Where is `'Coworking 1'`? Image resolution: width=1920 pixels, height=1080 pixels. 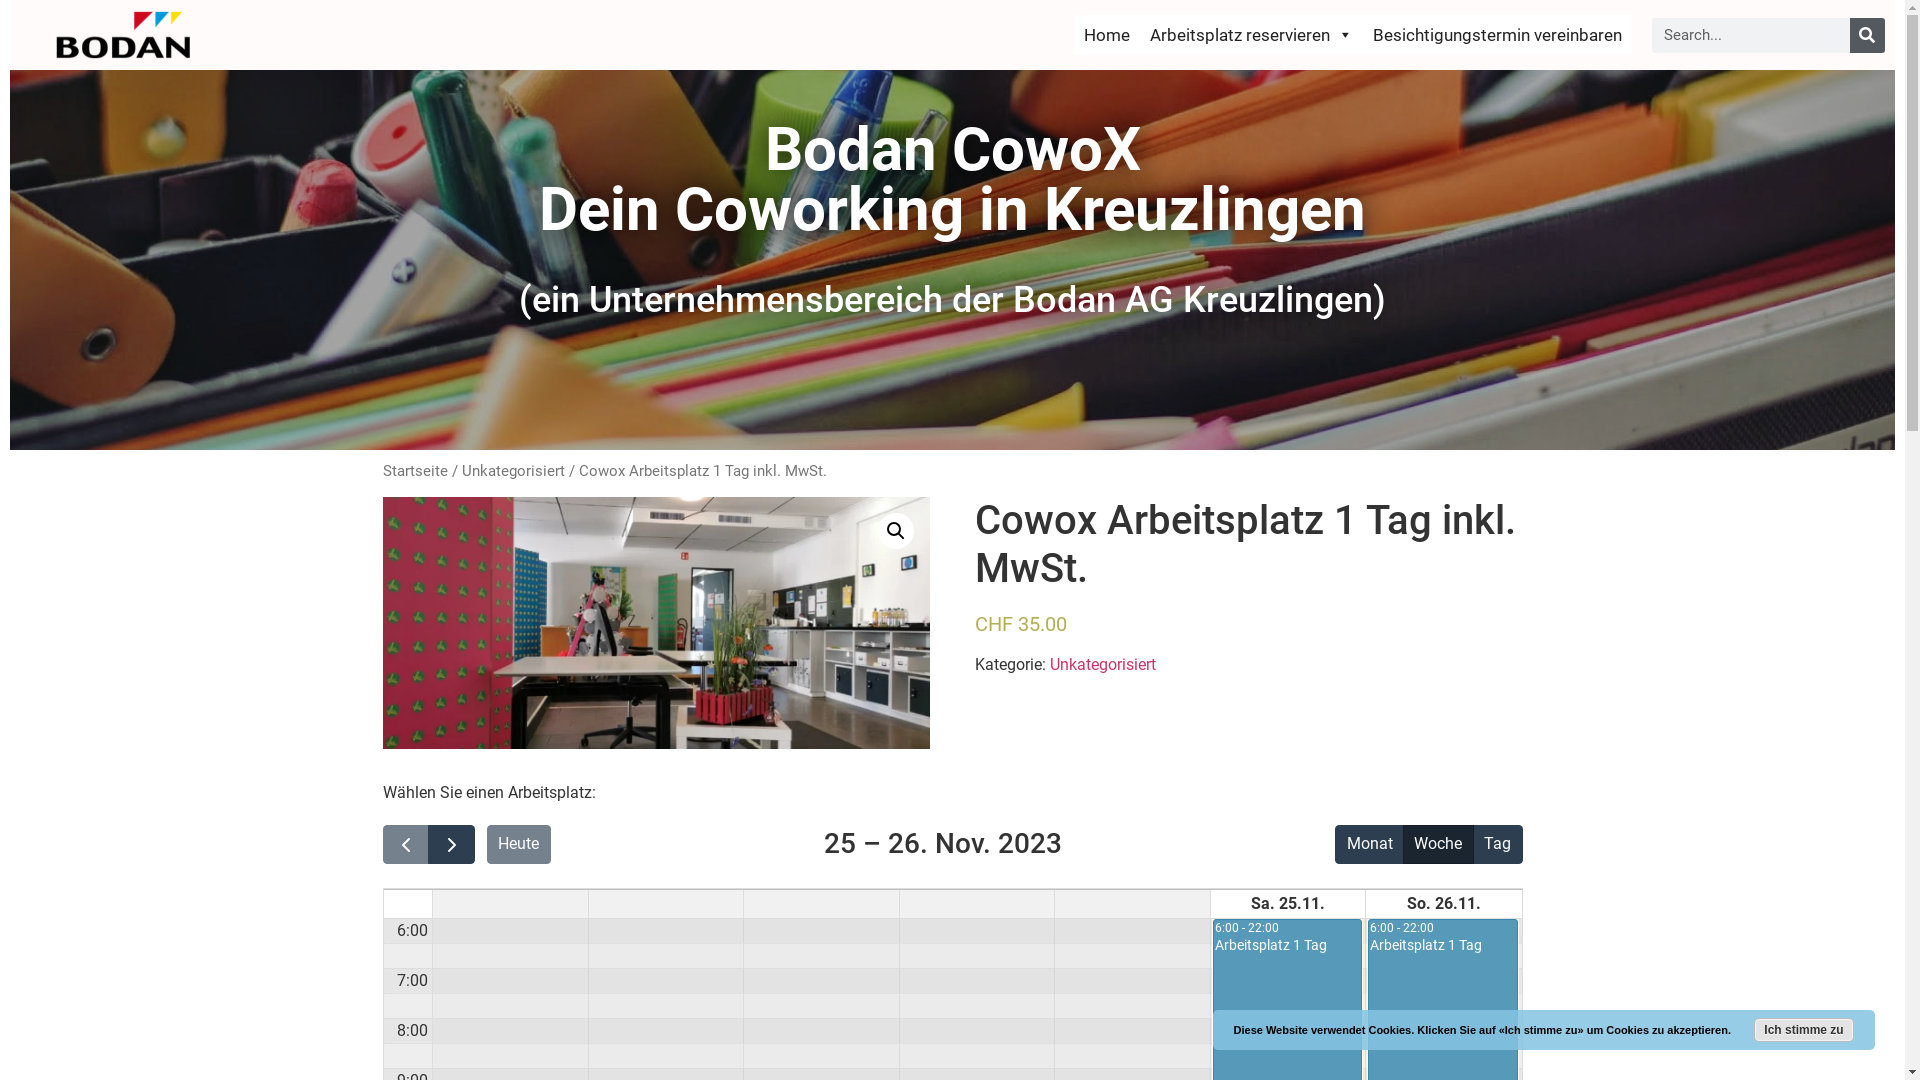
'Coworking 1' is located at coordinates (382, 622).